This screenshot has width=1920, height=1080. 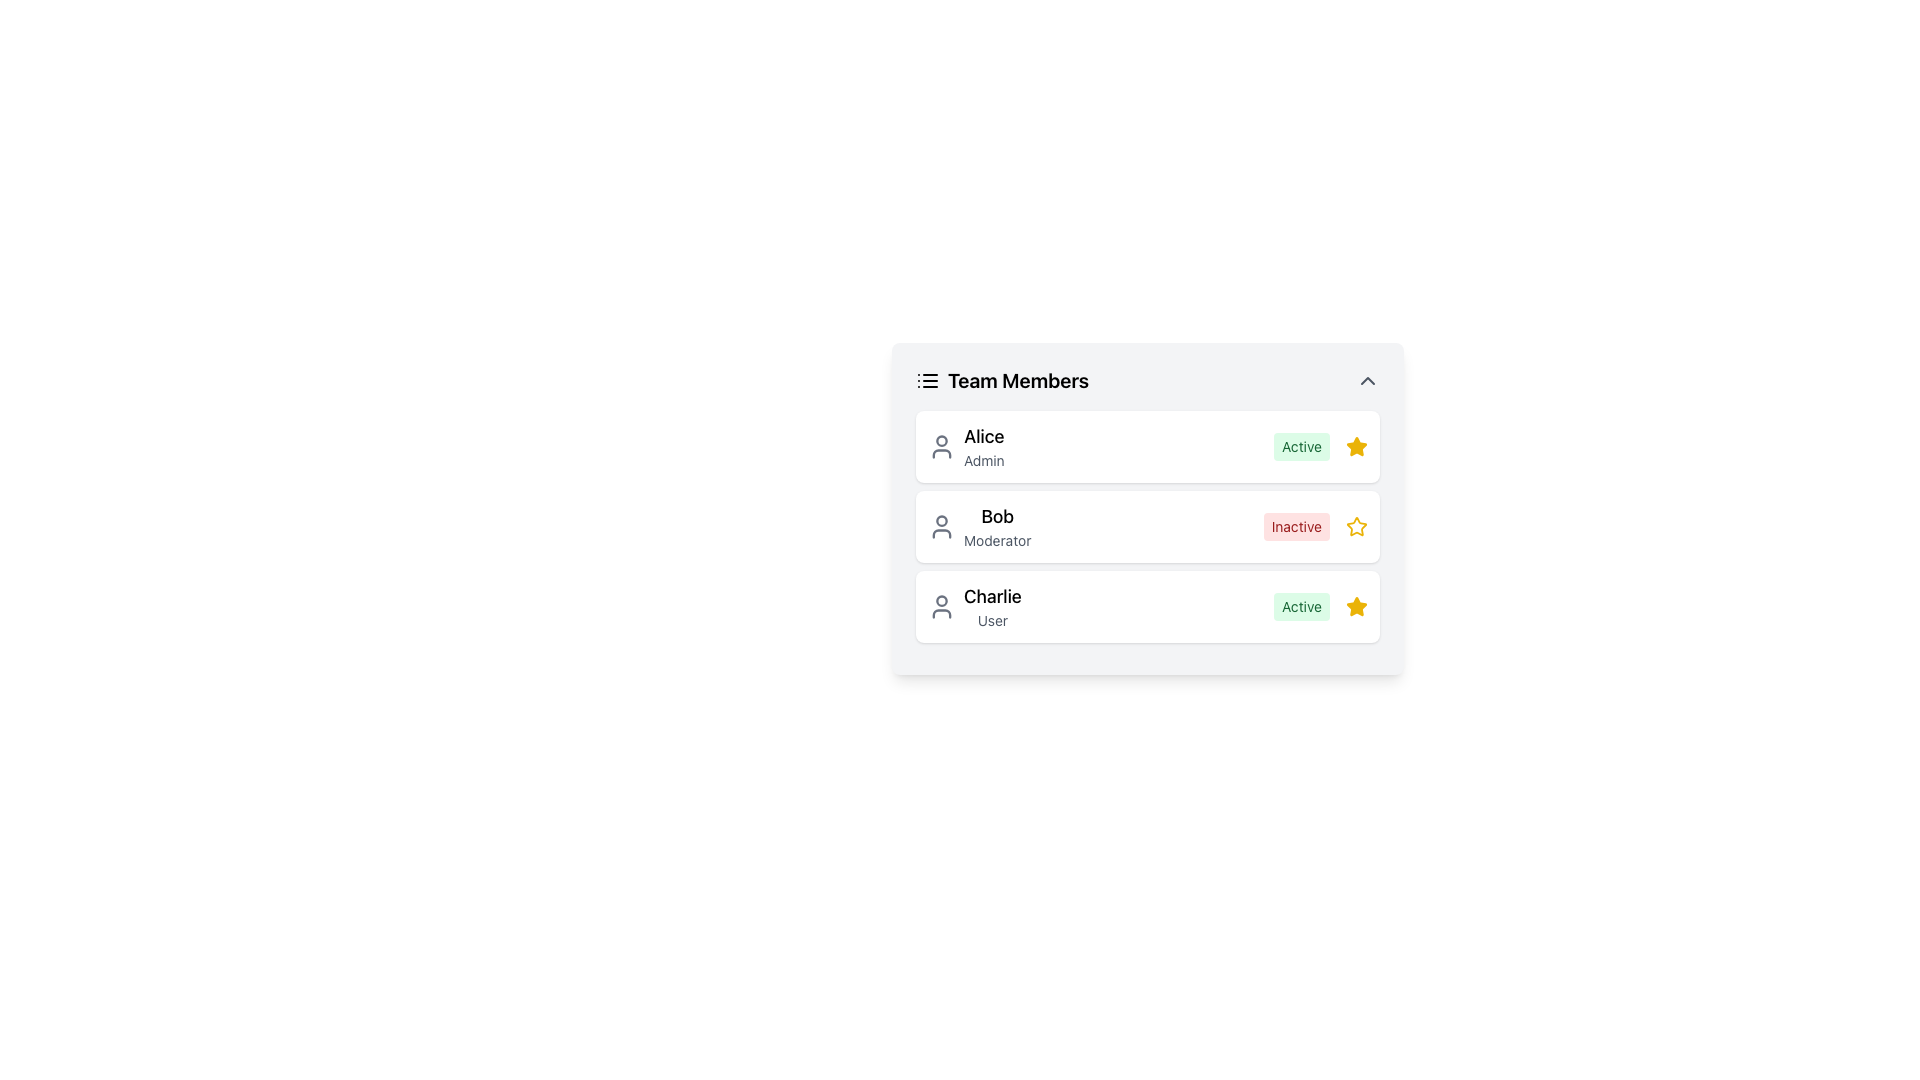 I want to click on the Profile Display element showing the avatar icon and the name 'Charlie' in bold, which is the third entry under the 'Team Members' header, so click(x=974, y=605).